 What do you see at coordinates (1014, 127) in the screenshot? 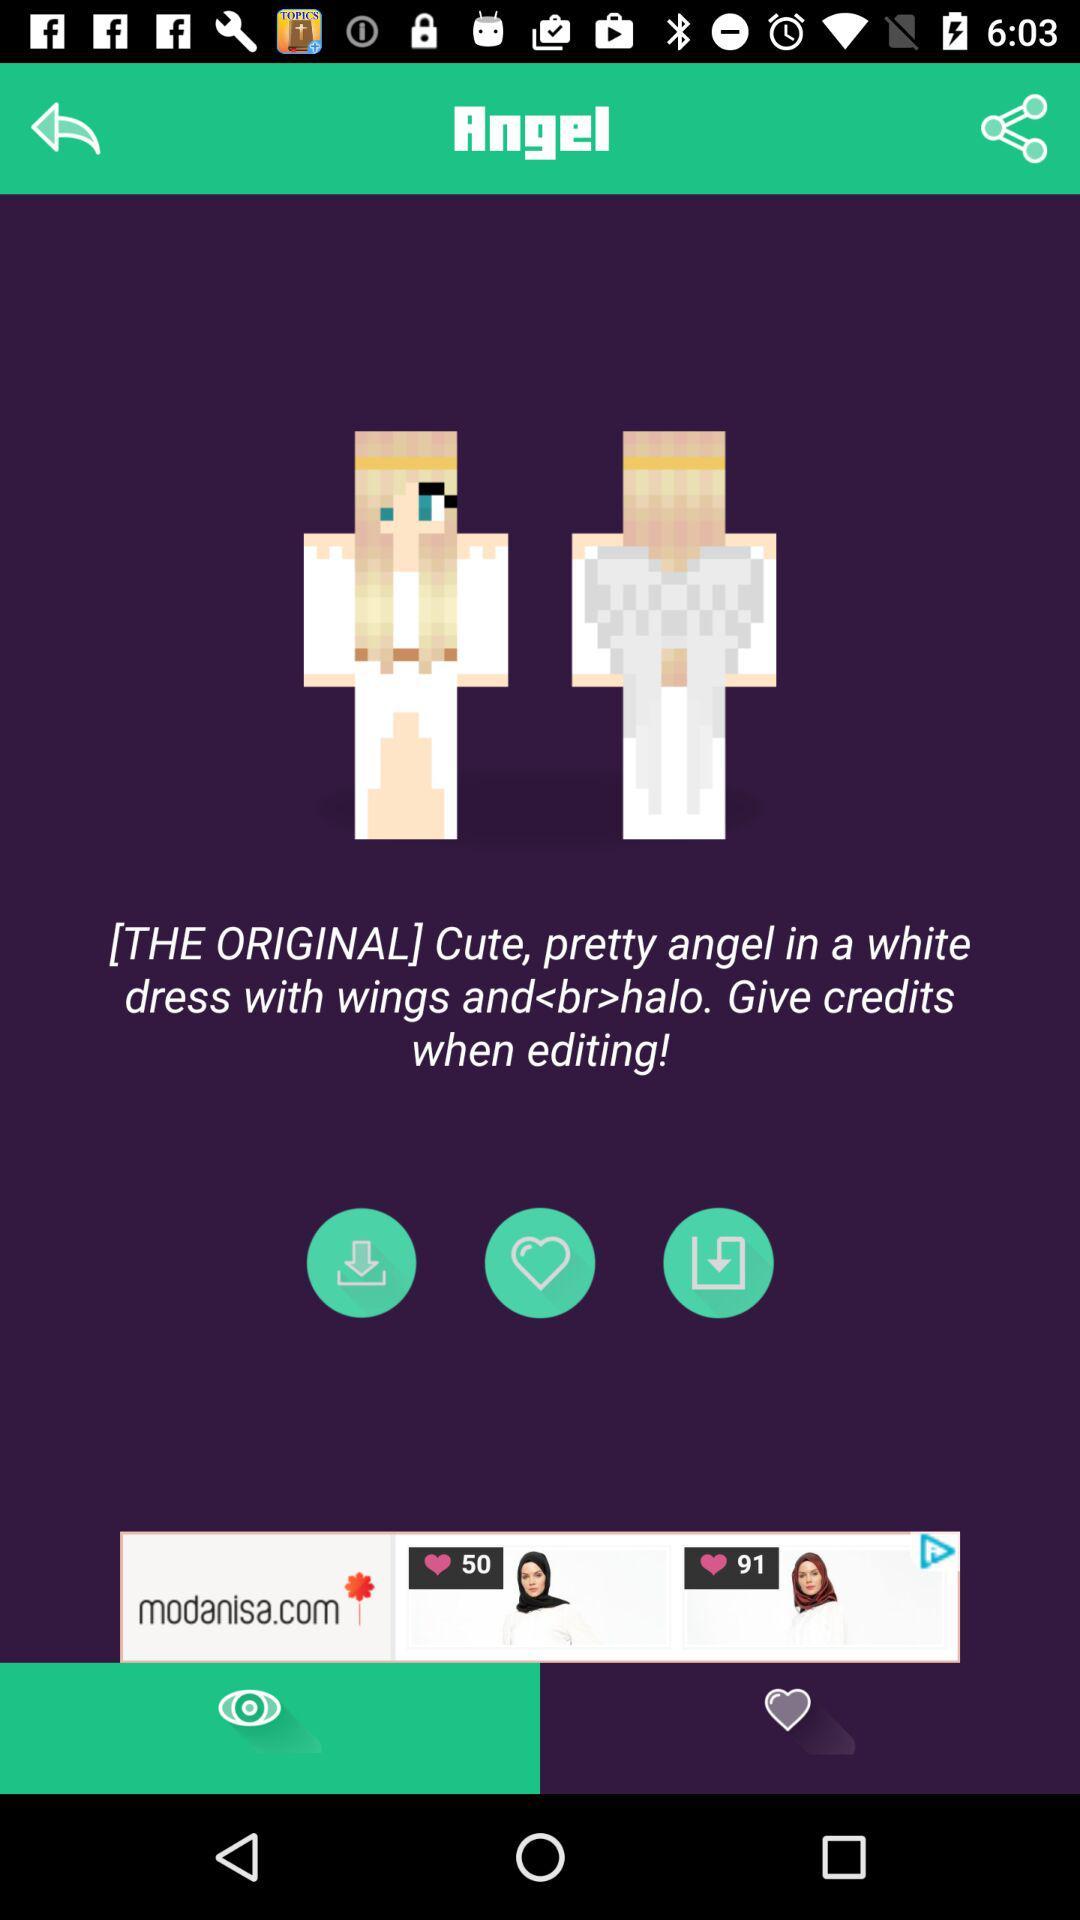
I see `the share icon` at bounding box center [1014, 127].